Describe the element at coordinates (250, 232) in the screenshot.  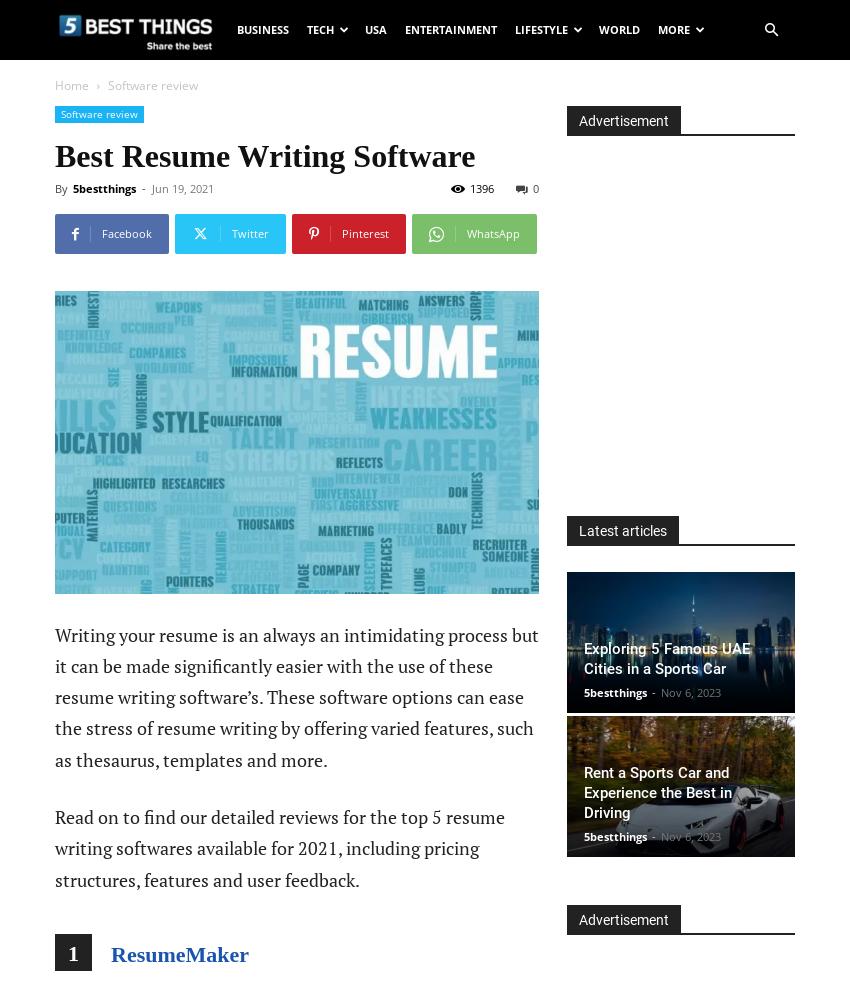
I see `'Twitter'` at that location.